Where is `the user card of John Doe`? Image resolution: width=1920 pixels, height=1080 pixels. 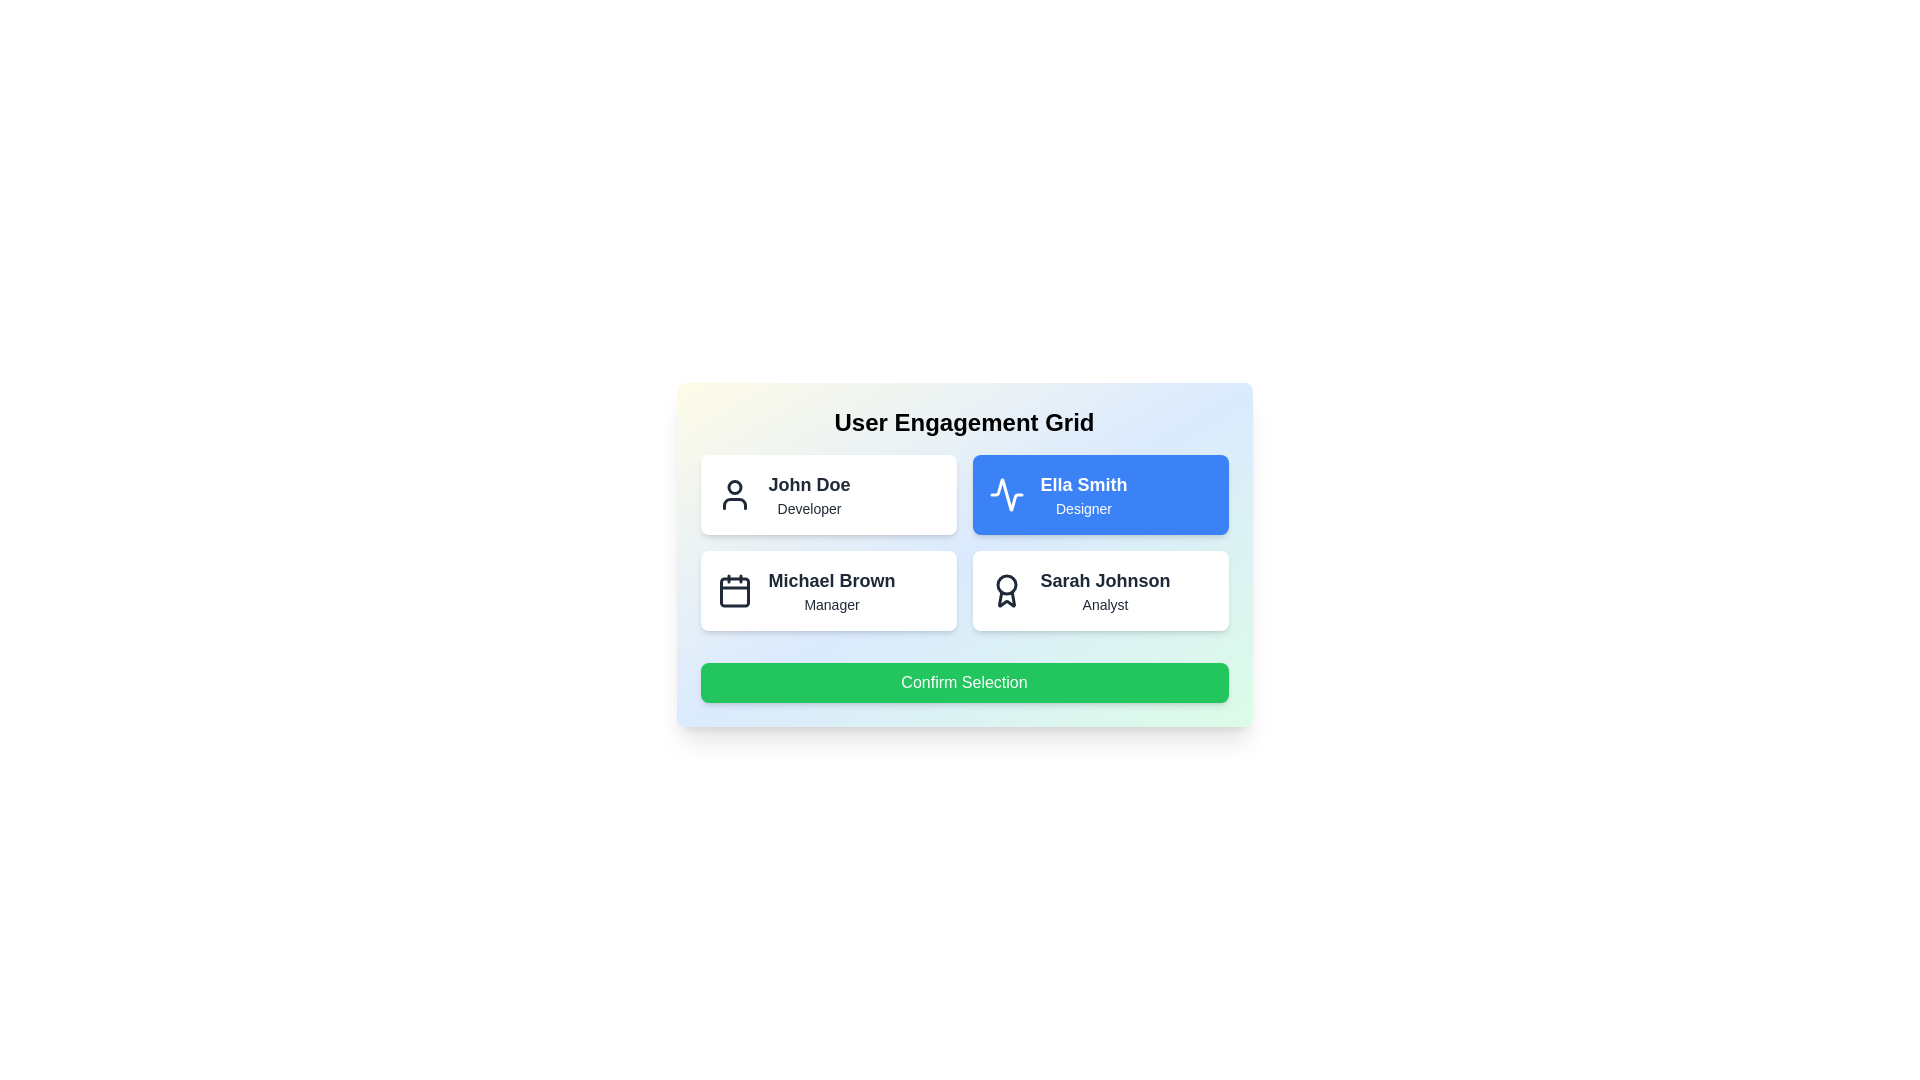
the user card of John Doe is located at coordinates (828, 494).